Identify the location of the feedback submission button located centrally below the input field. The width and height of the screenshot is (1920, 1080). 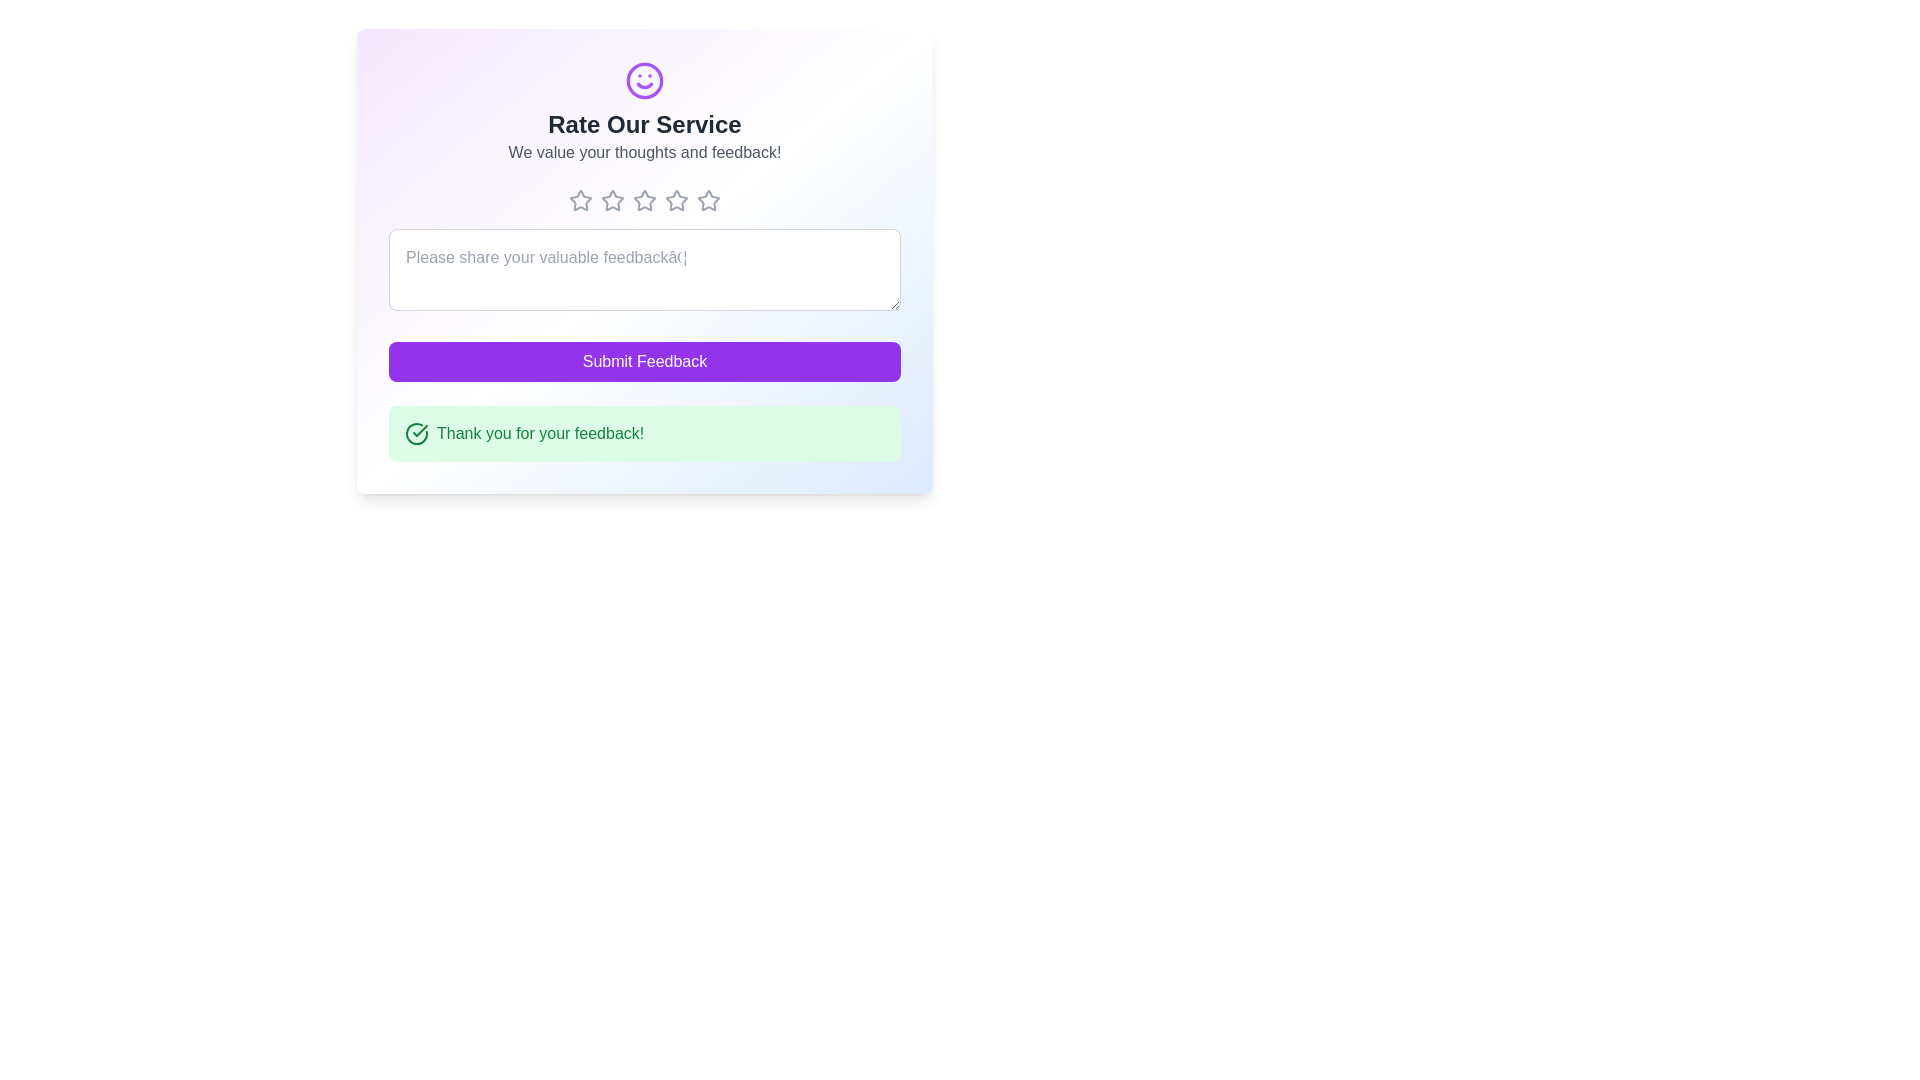
(644, 362).